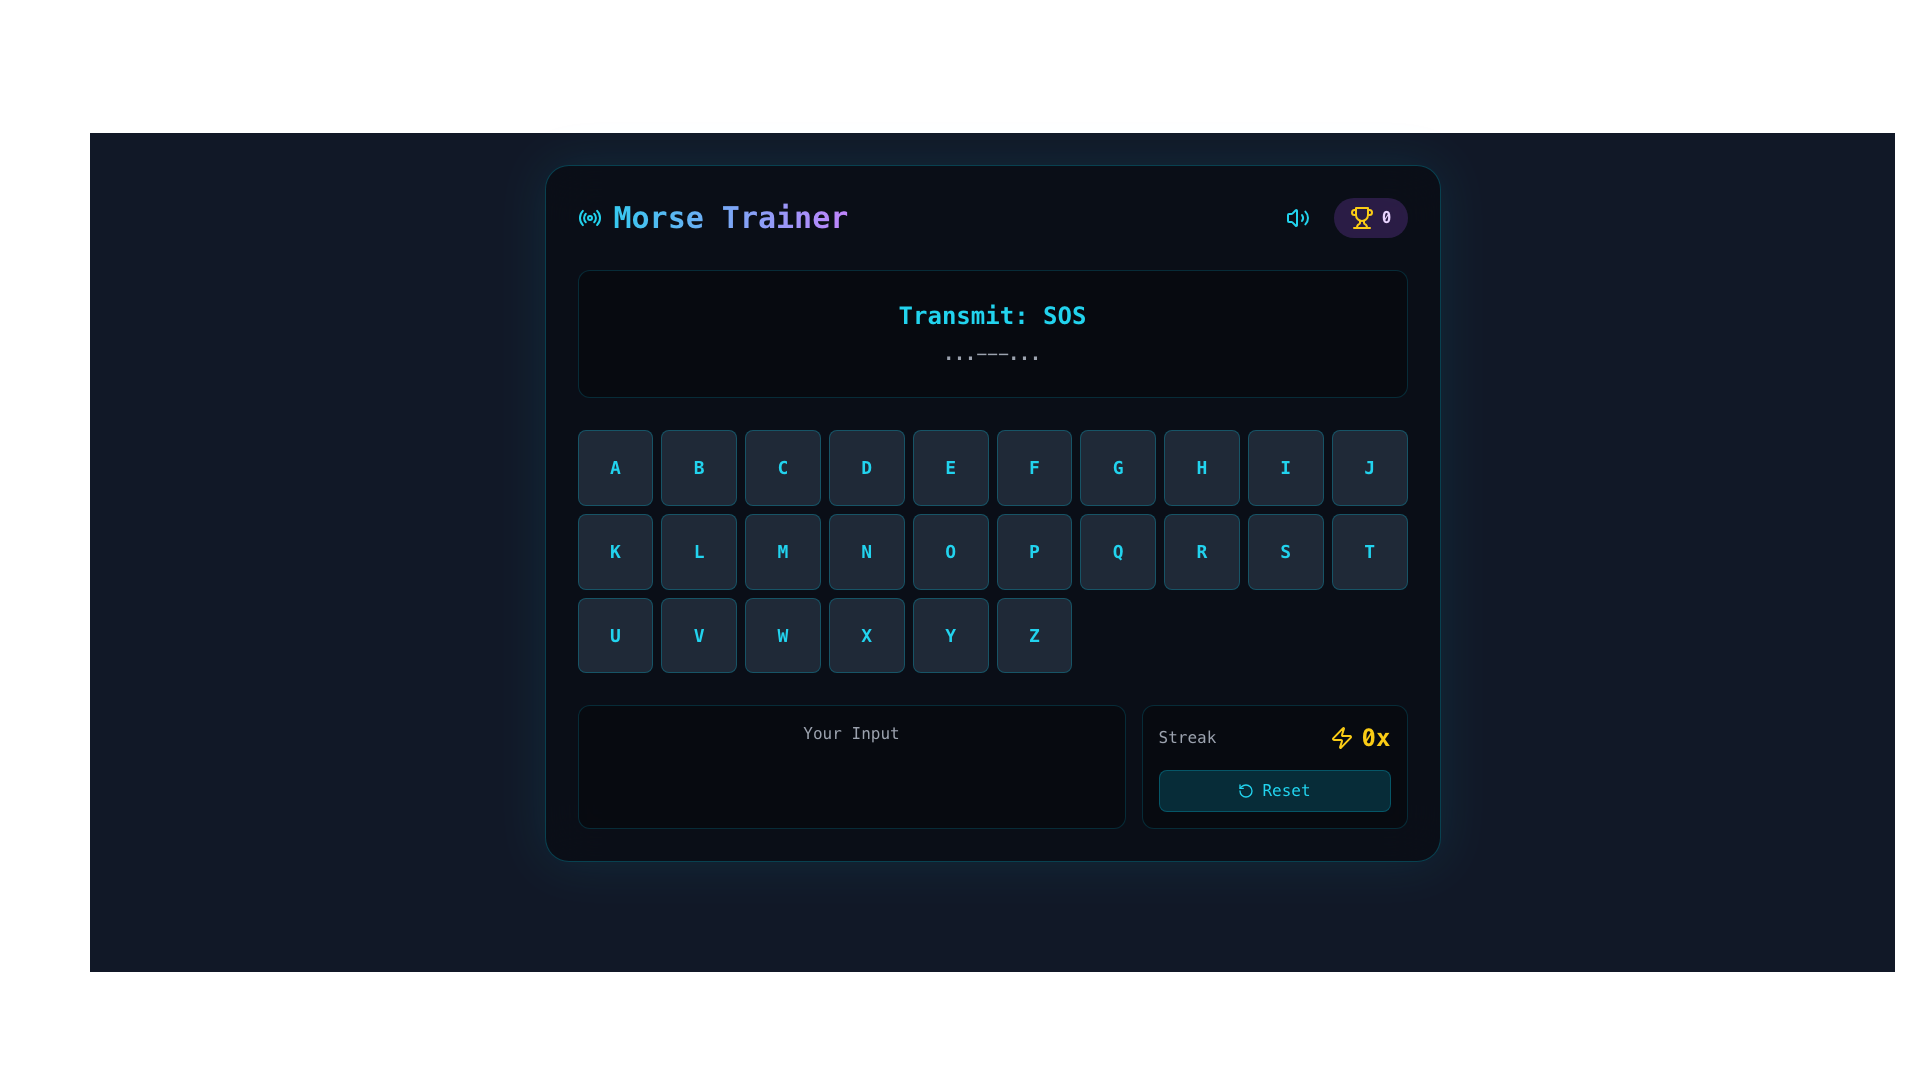 The image size is (1920, 1080). I want to click on the square-shaped button displaying 'G' with blue text and a dark gray background, so click(1117, 467).